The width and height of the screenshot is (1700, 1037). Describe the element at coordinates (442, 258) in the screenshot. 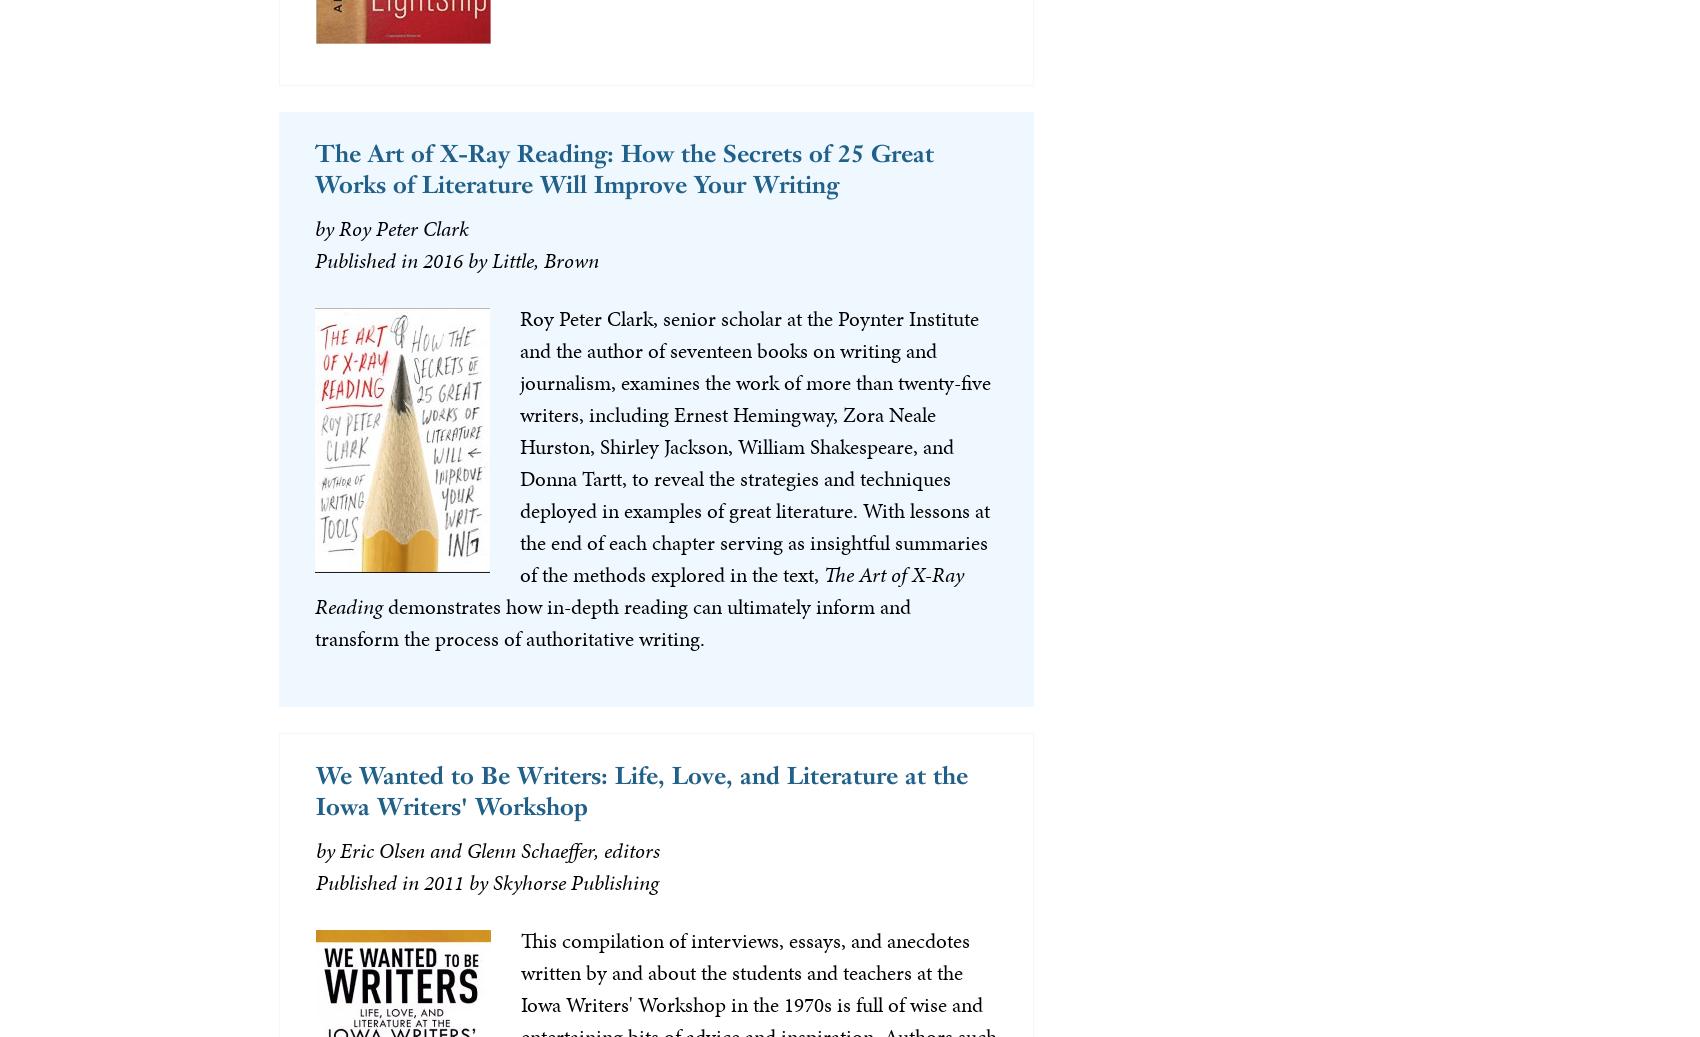

I see `'2016'` at that location.